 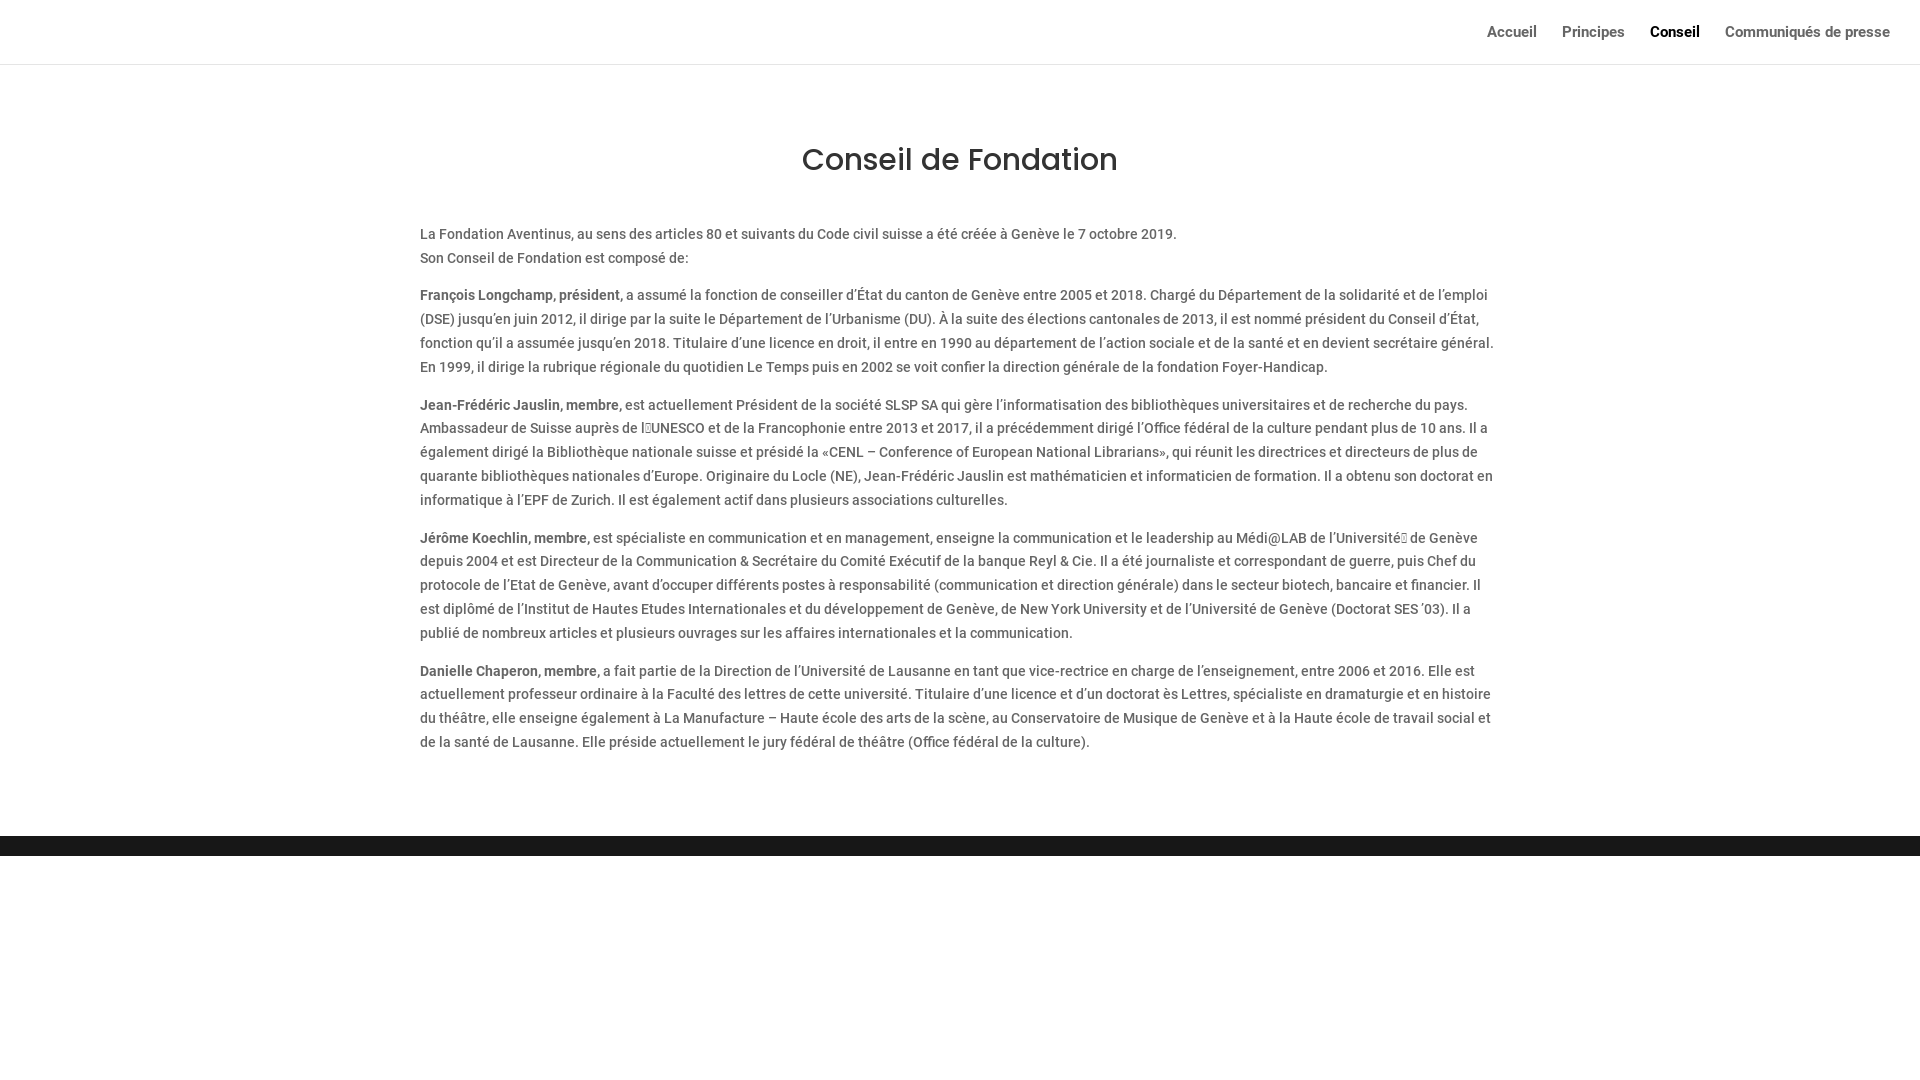 I want to click on 'Conseil', so click(x=1675, y=44).